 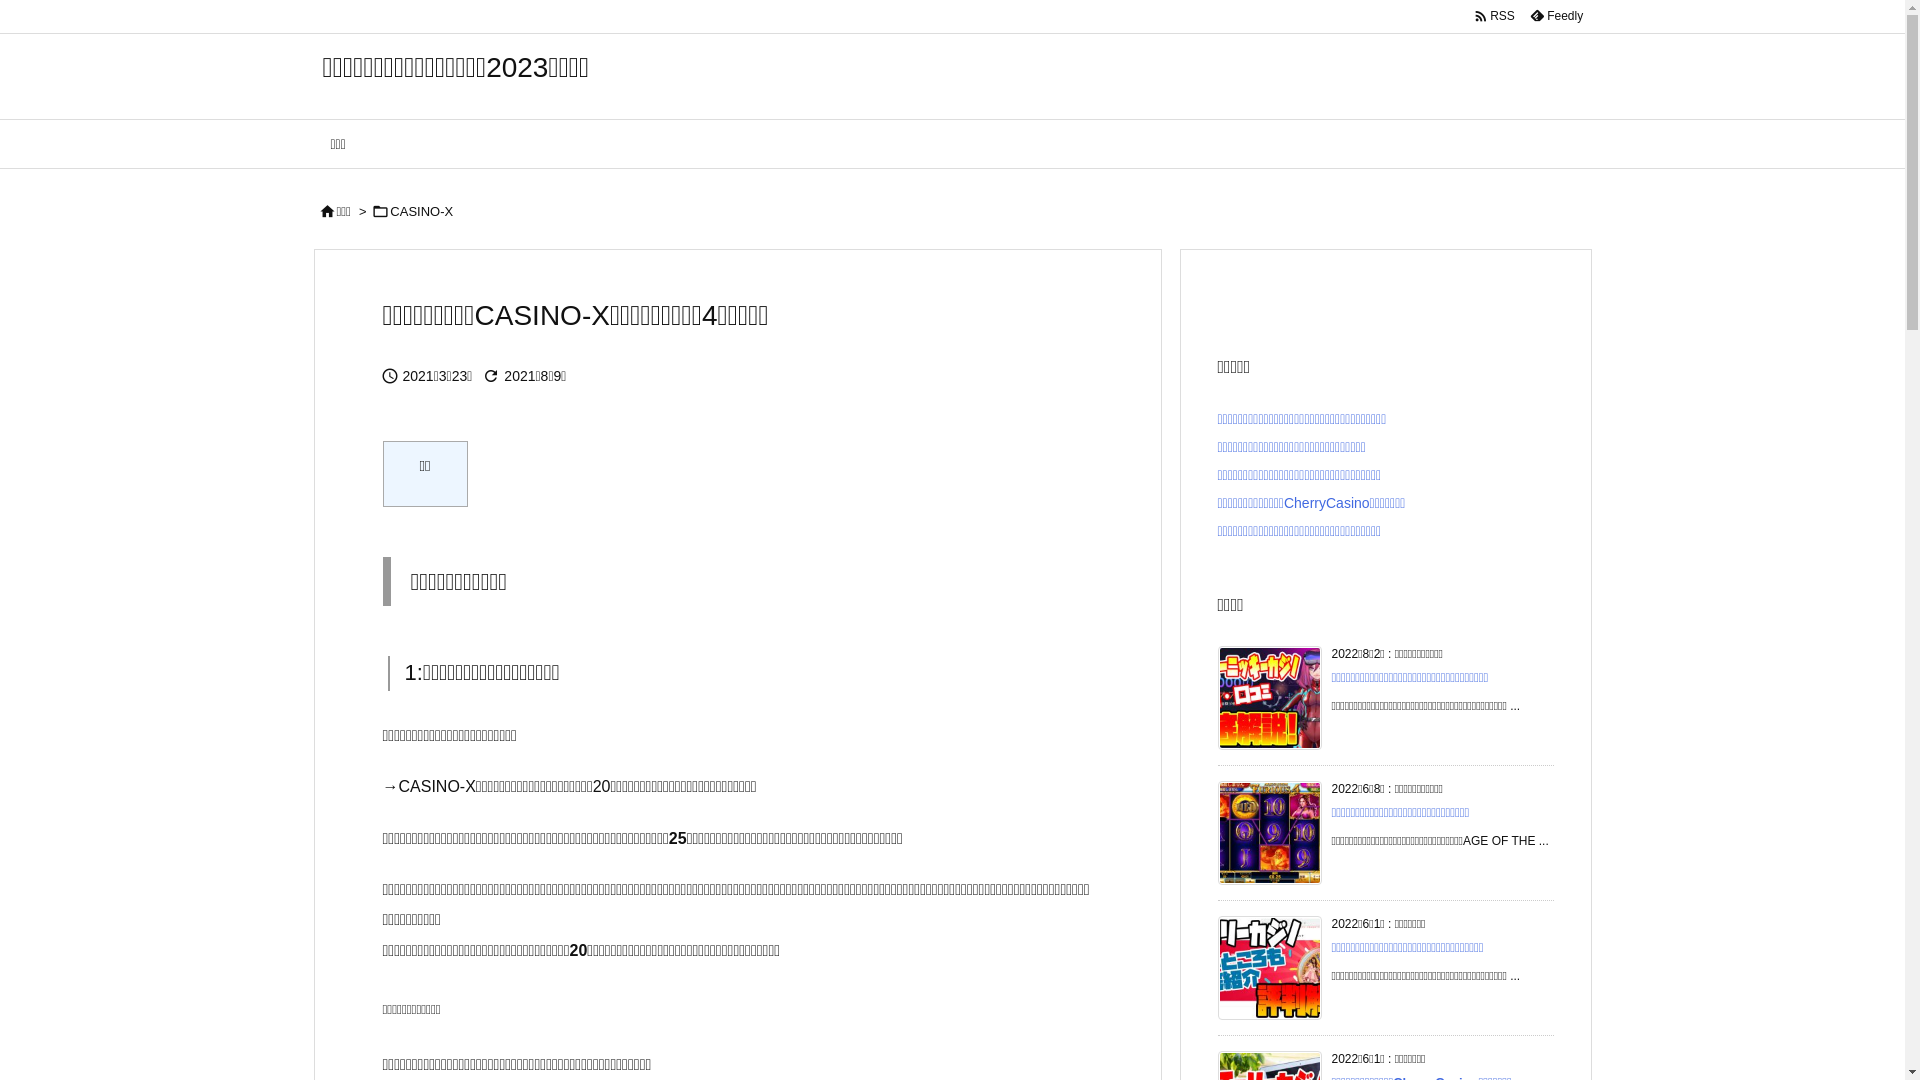 What do you see at coordinates (1554, 15) in the screenshot?
I see `'  Feedly '` at bounding box center [1554, 15].